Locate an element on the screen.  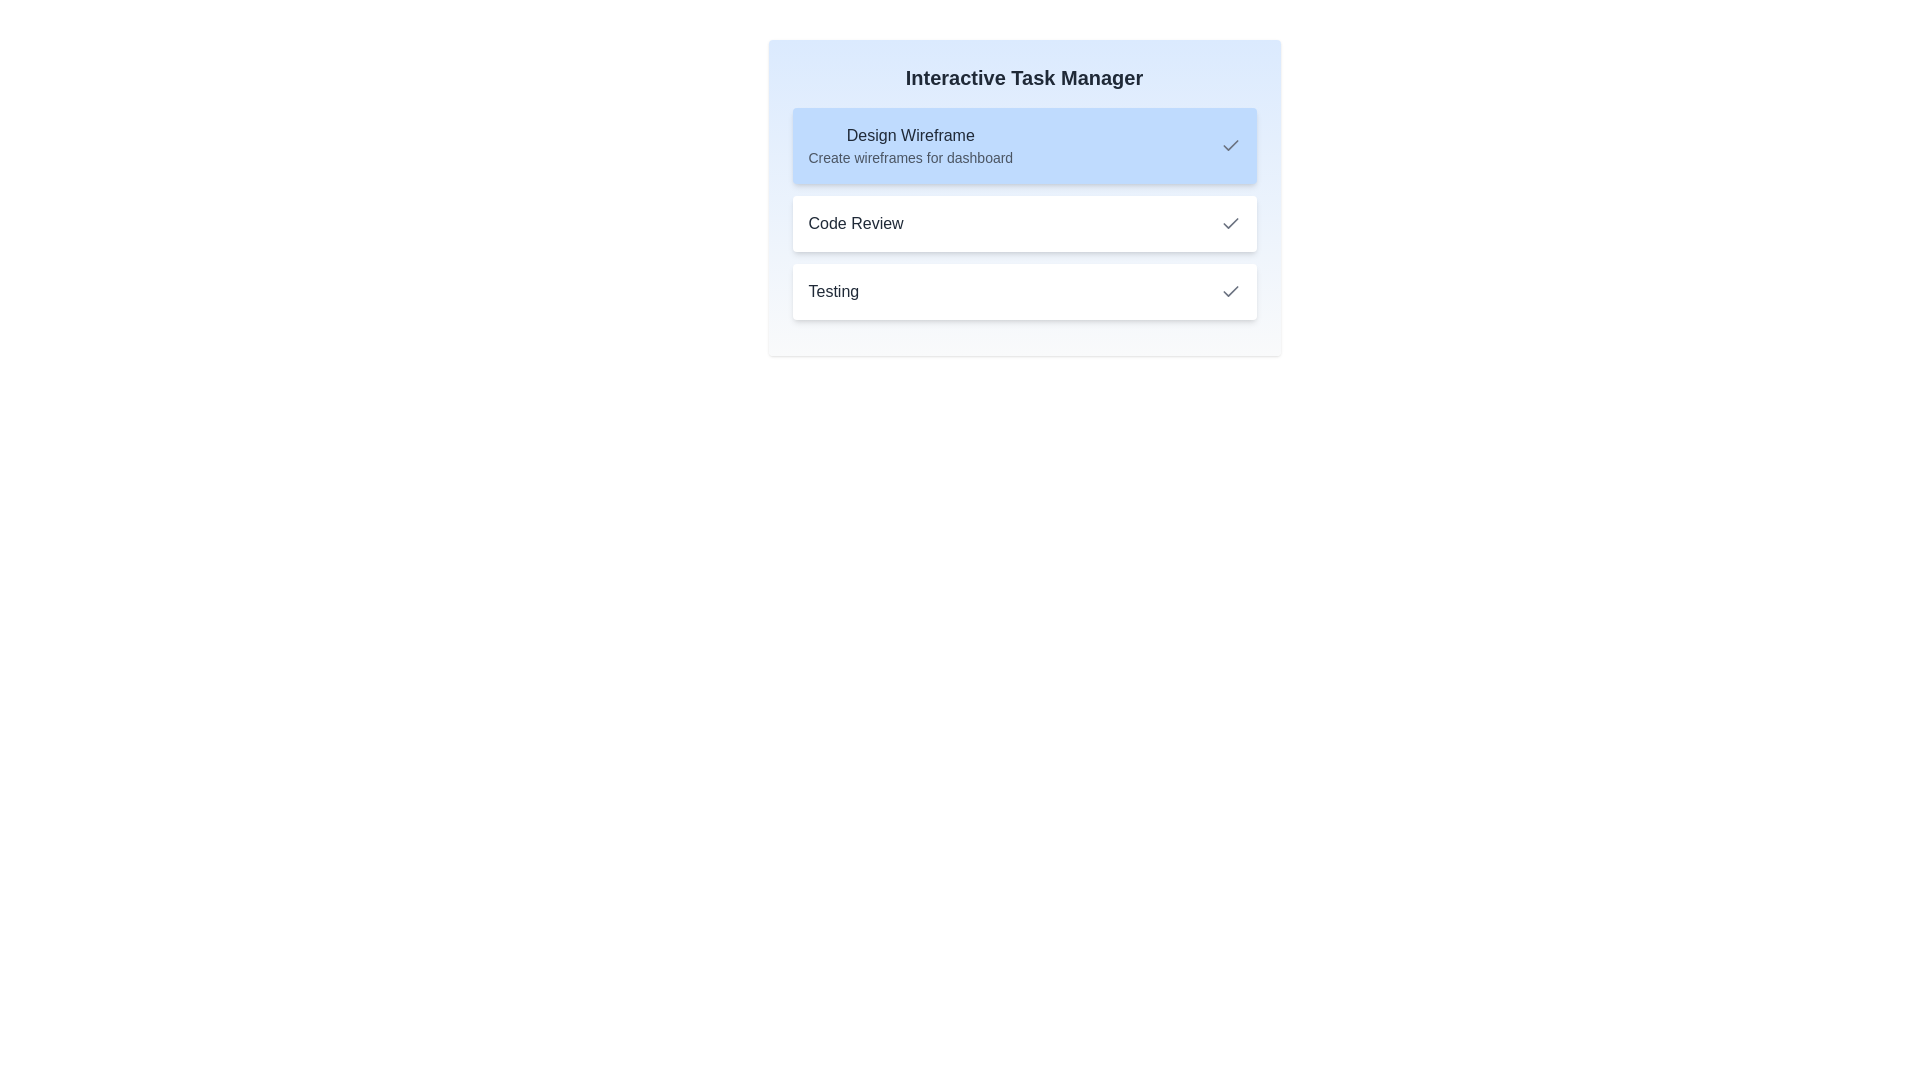
the check icon for task 1 to mark it as completed is located at coordinates (1229, 145).